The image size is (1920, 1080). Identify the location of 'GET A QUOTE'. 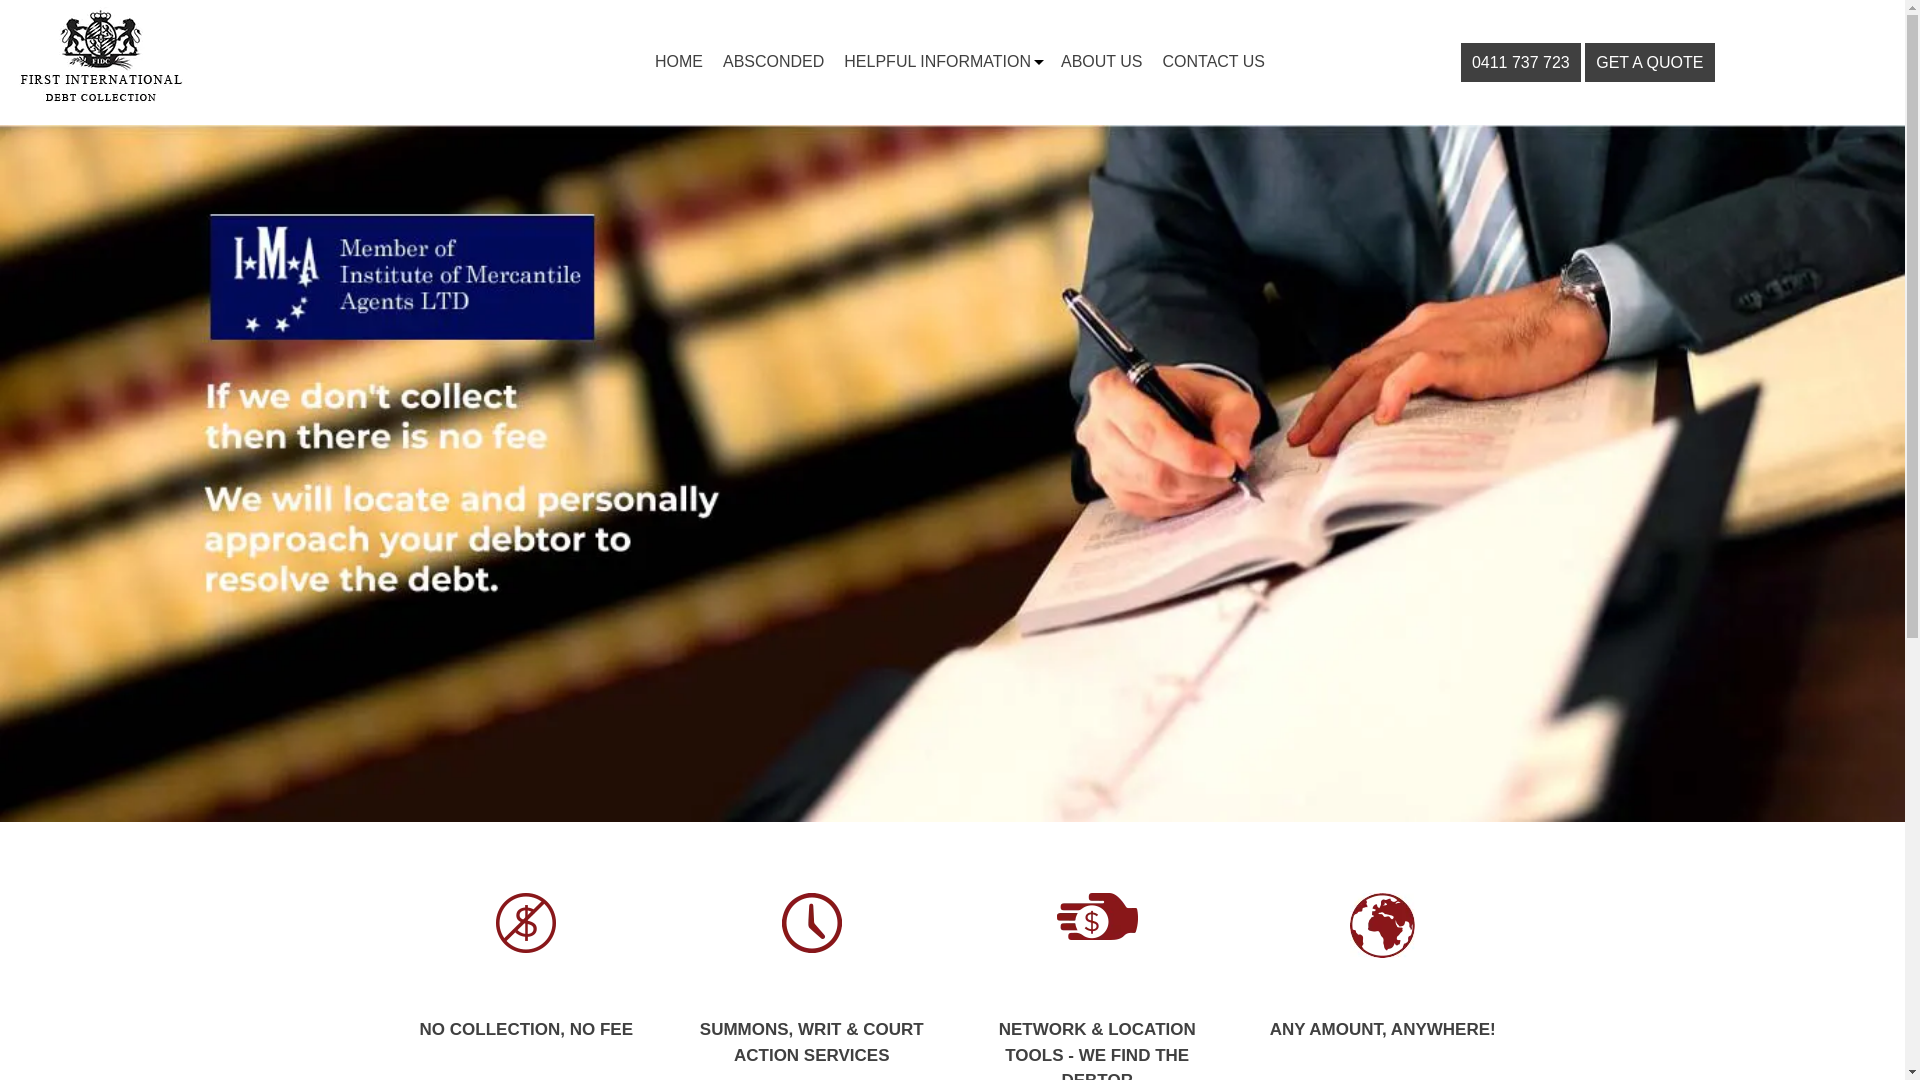
(1583, 61).